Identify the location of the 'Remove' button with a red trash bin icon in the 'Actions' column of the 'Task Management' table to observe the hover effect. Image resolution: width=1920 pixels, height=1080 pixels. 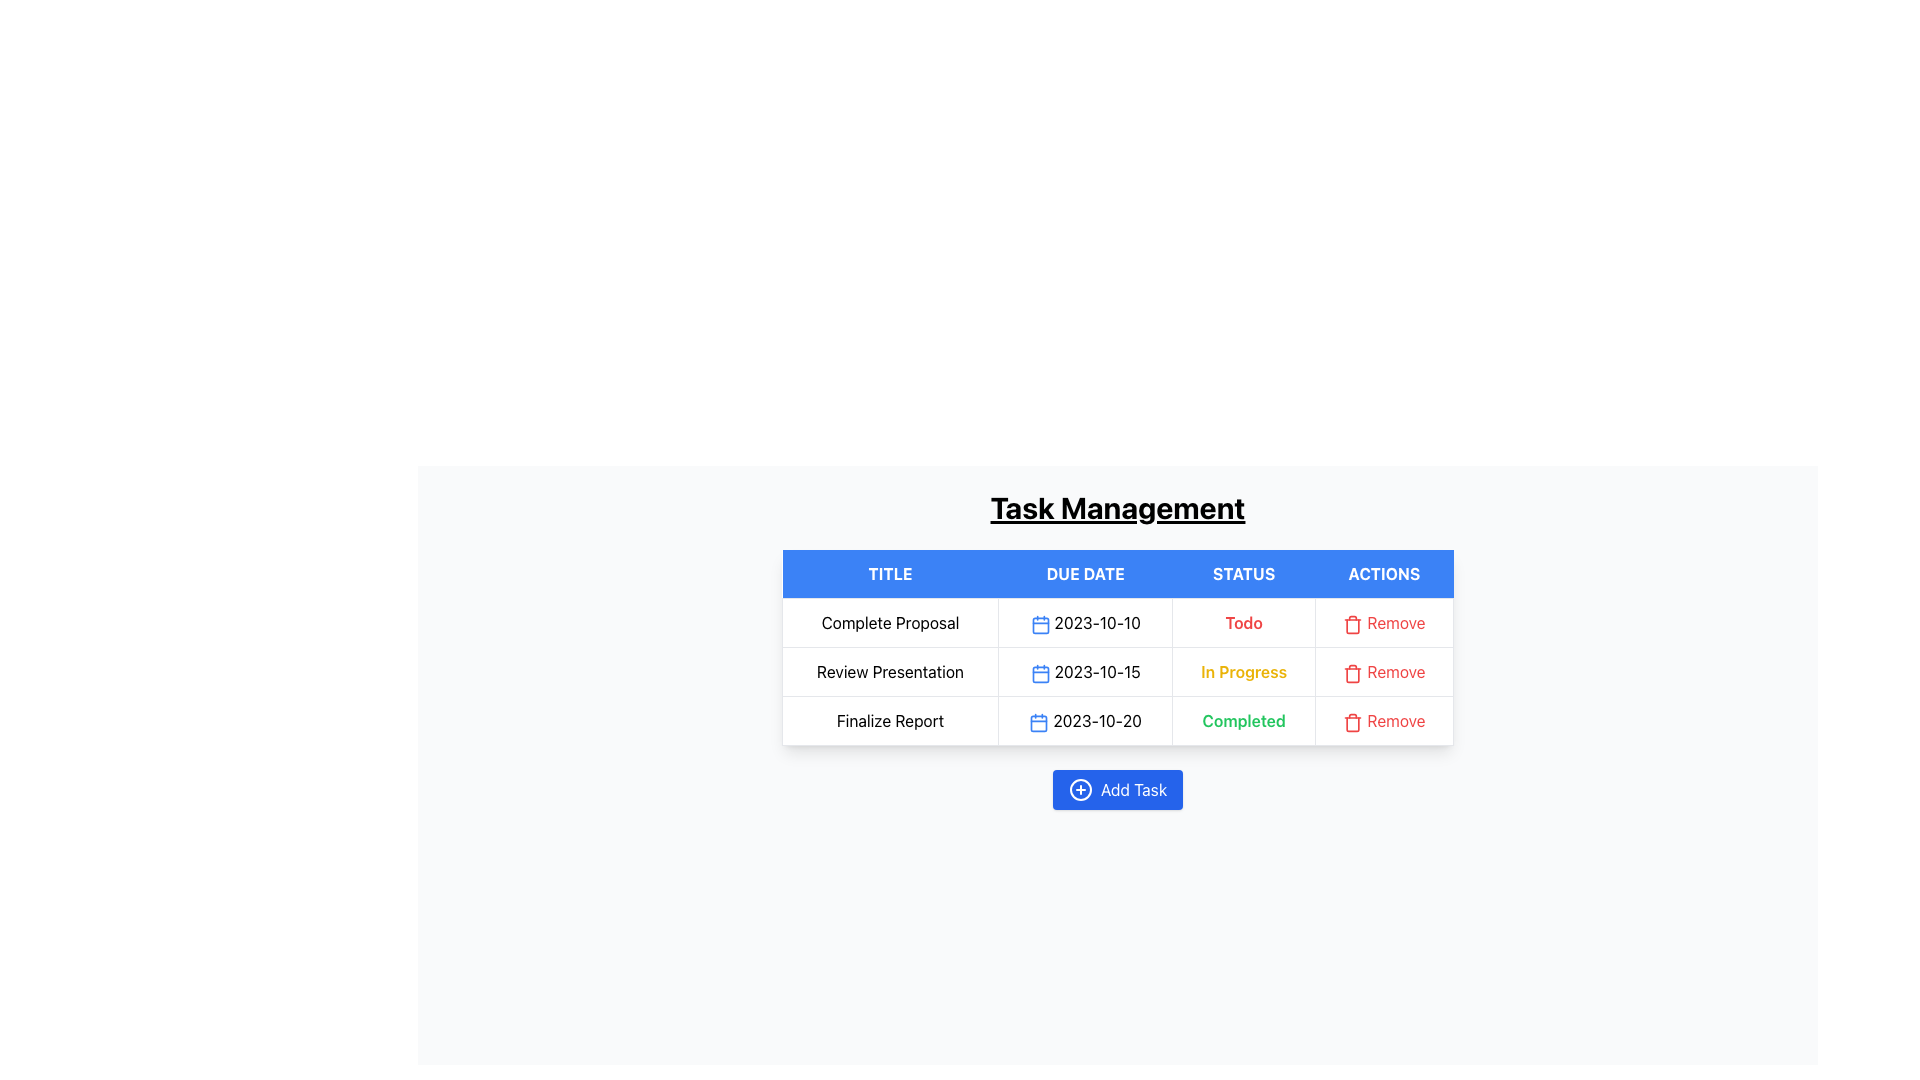
(1383, 622).